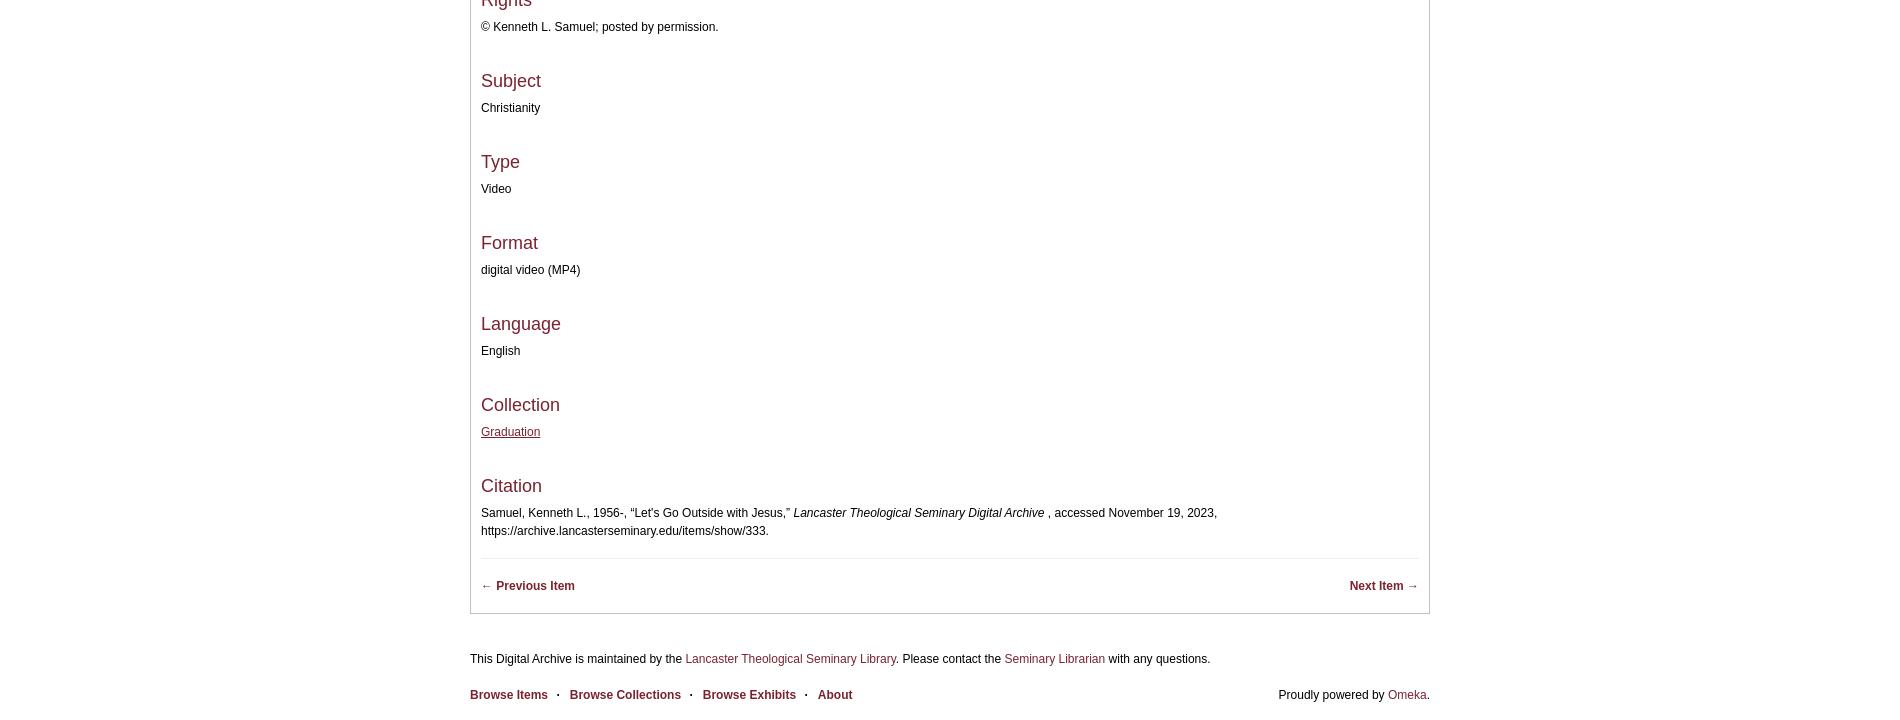 The height and width of the screenshot is (720, 1900). Describe the element at coordinates (520, 405) in the screenshot. I see `'Collection'` at that location.